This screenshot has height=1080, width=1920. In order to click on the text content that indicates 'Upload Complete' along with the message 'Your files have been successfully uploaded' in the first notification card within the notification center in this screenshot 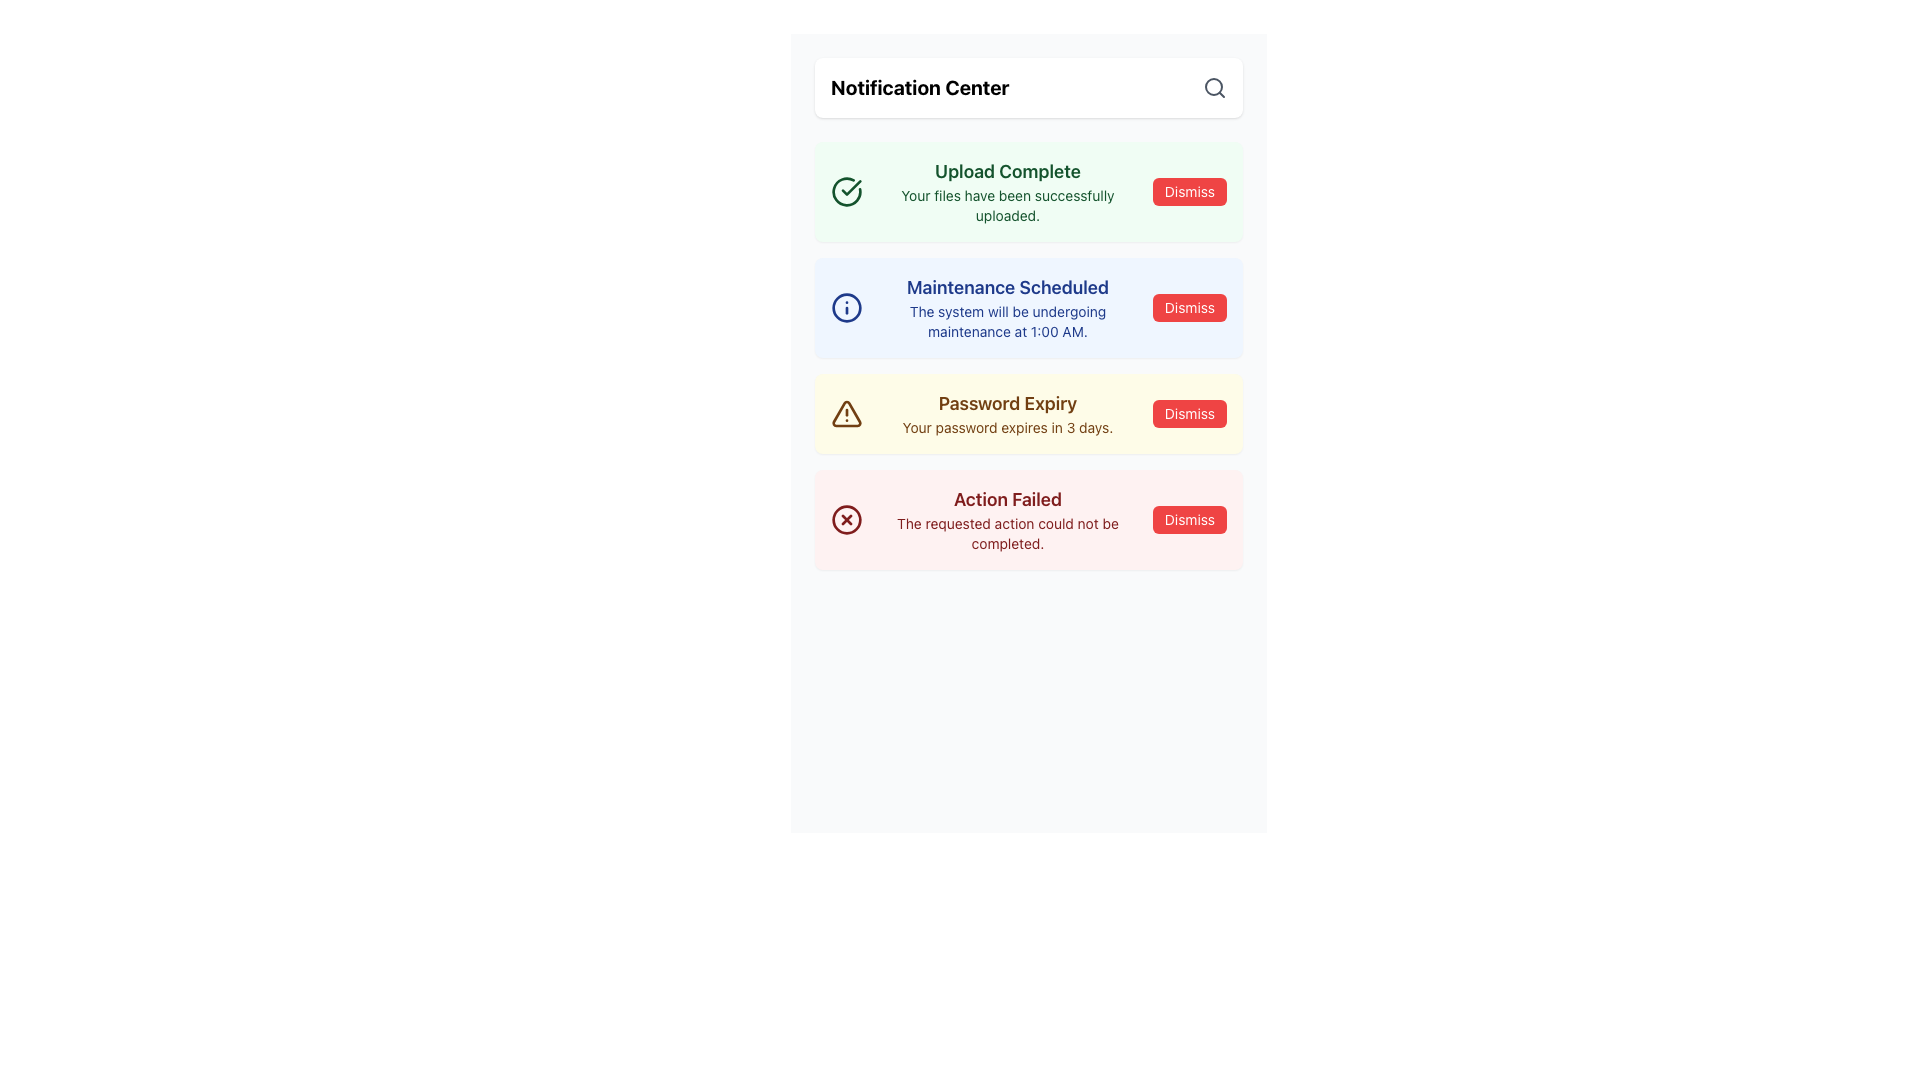, I will do `click(1008, 192)`.